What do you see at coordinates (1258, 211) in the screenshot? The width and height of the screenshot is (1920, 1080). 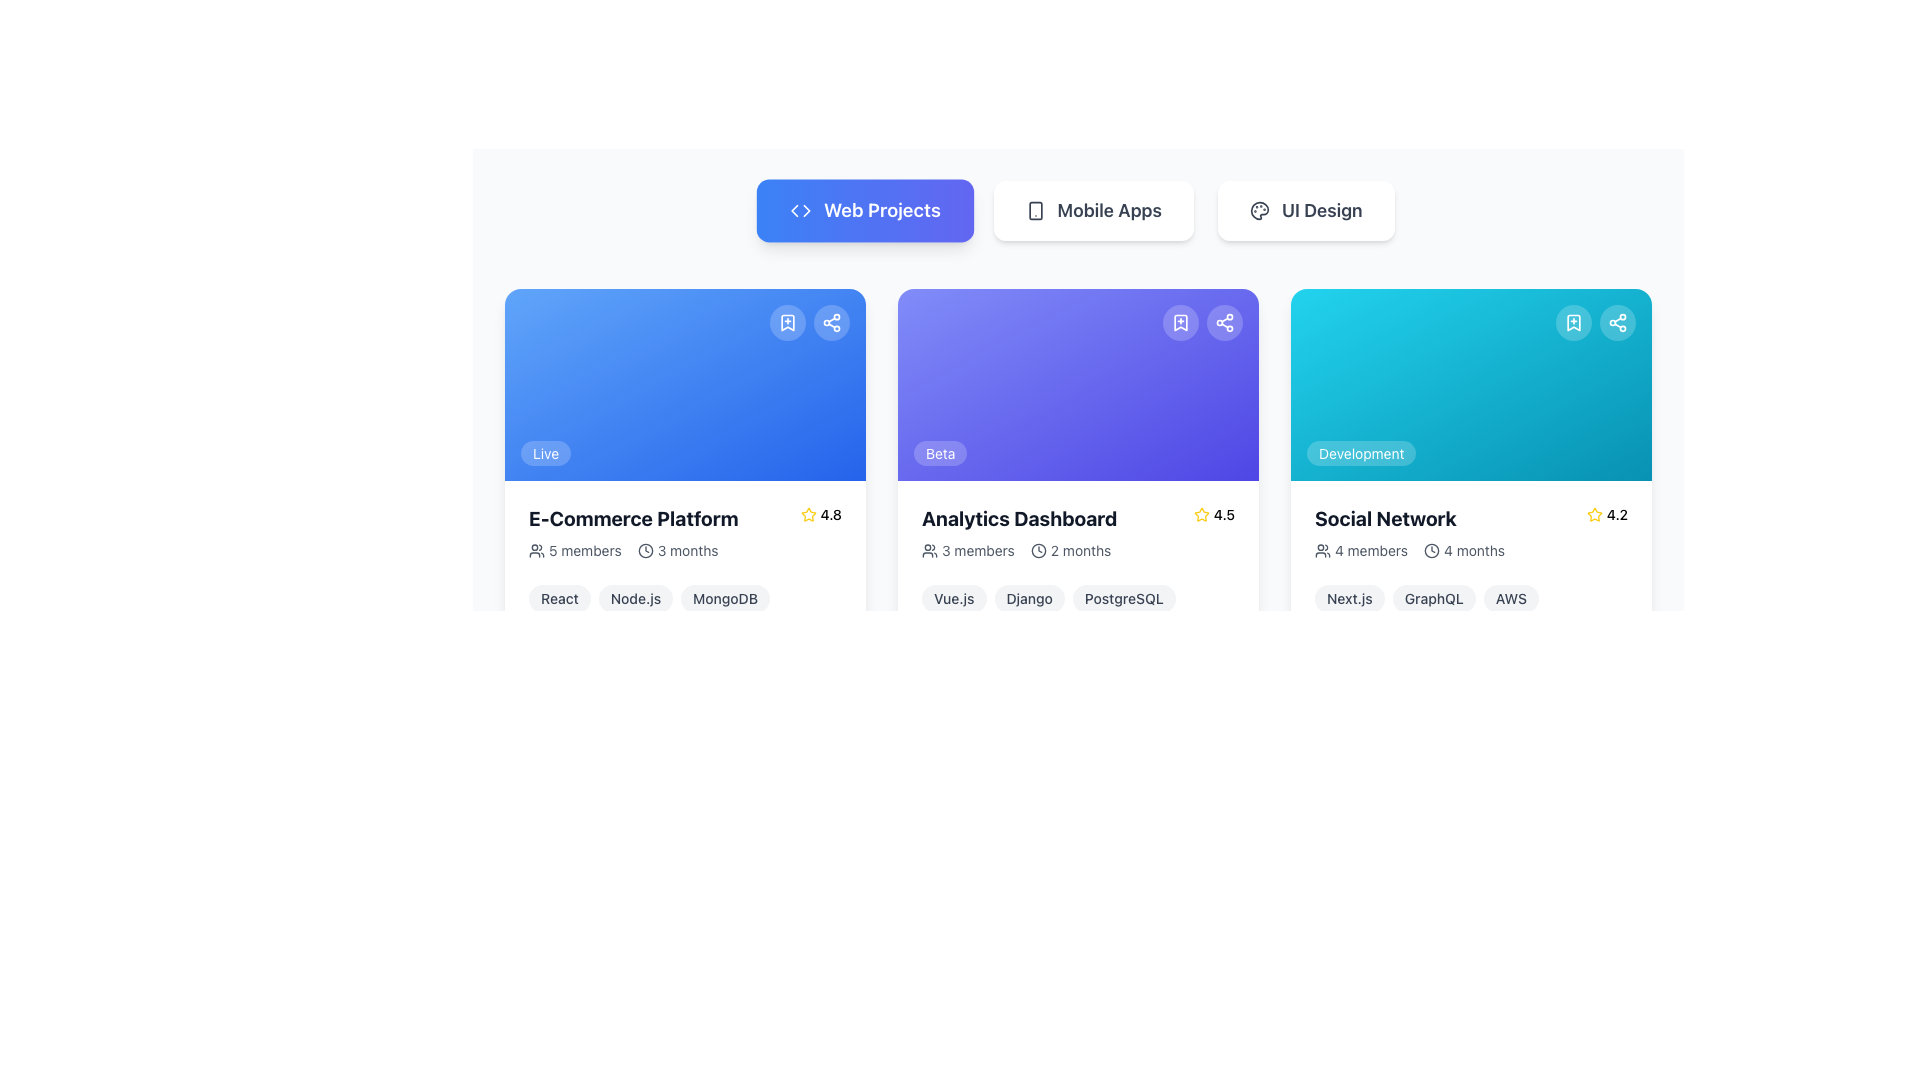 I see `the Decorative icon that represents user interface design, located within the button labeled 'UI Design', positioned to the left of the text label` at bounding box center [1258, 211].